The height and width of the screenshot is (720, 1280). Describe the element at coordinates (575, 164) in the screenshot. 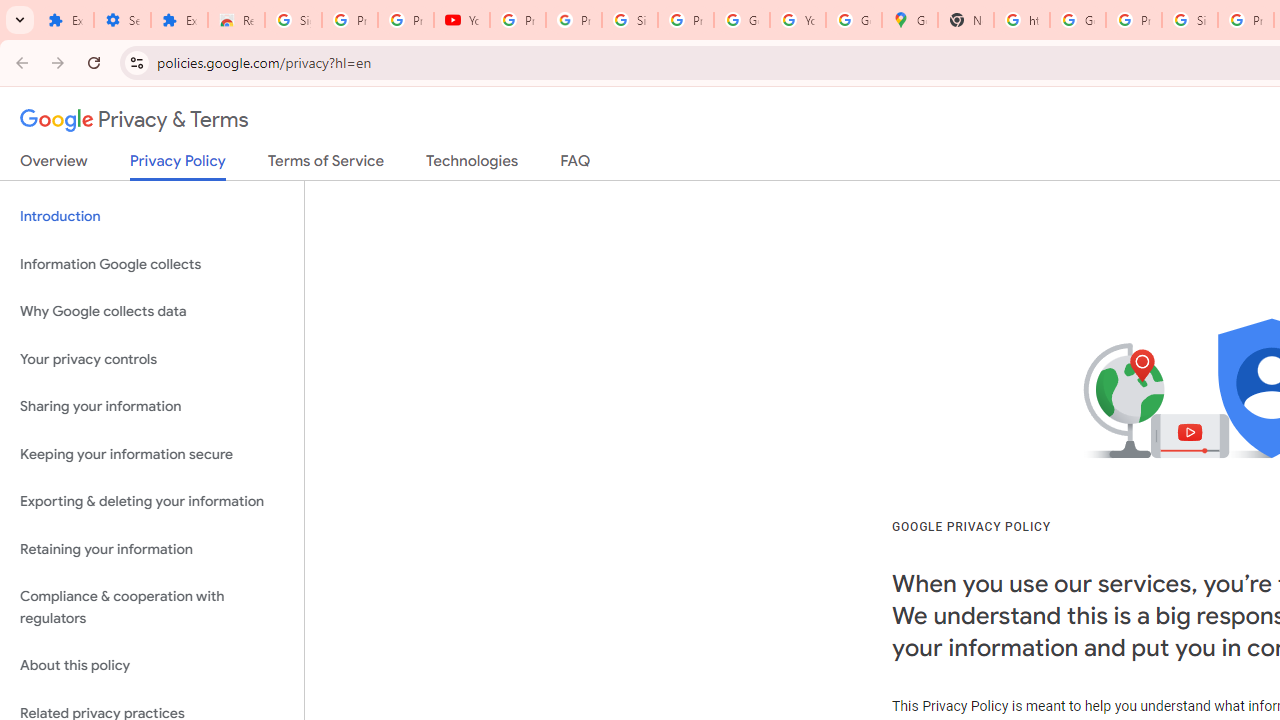

I see `'FAQ'` at that location.